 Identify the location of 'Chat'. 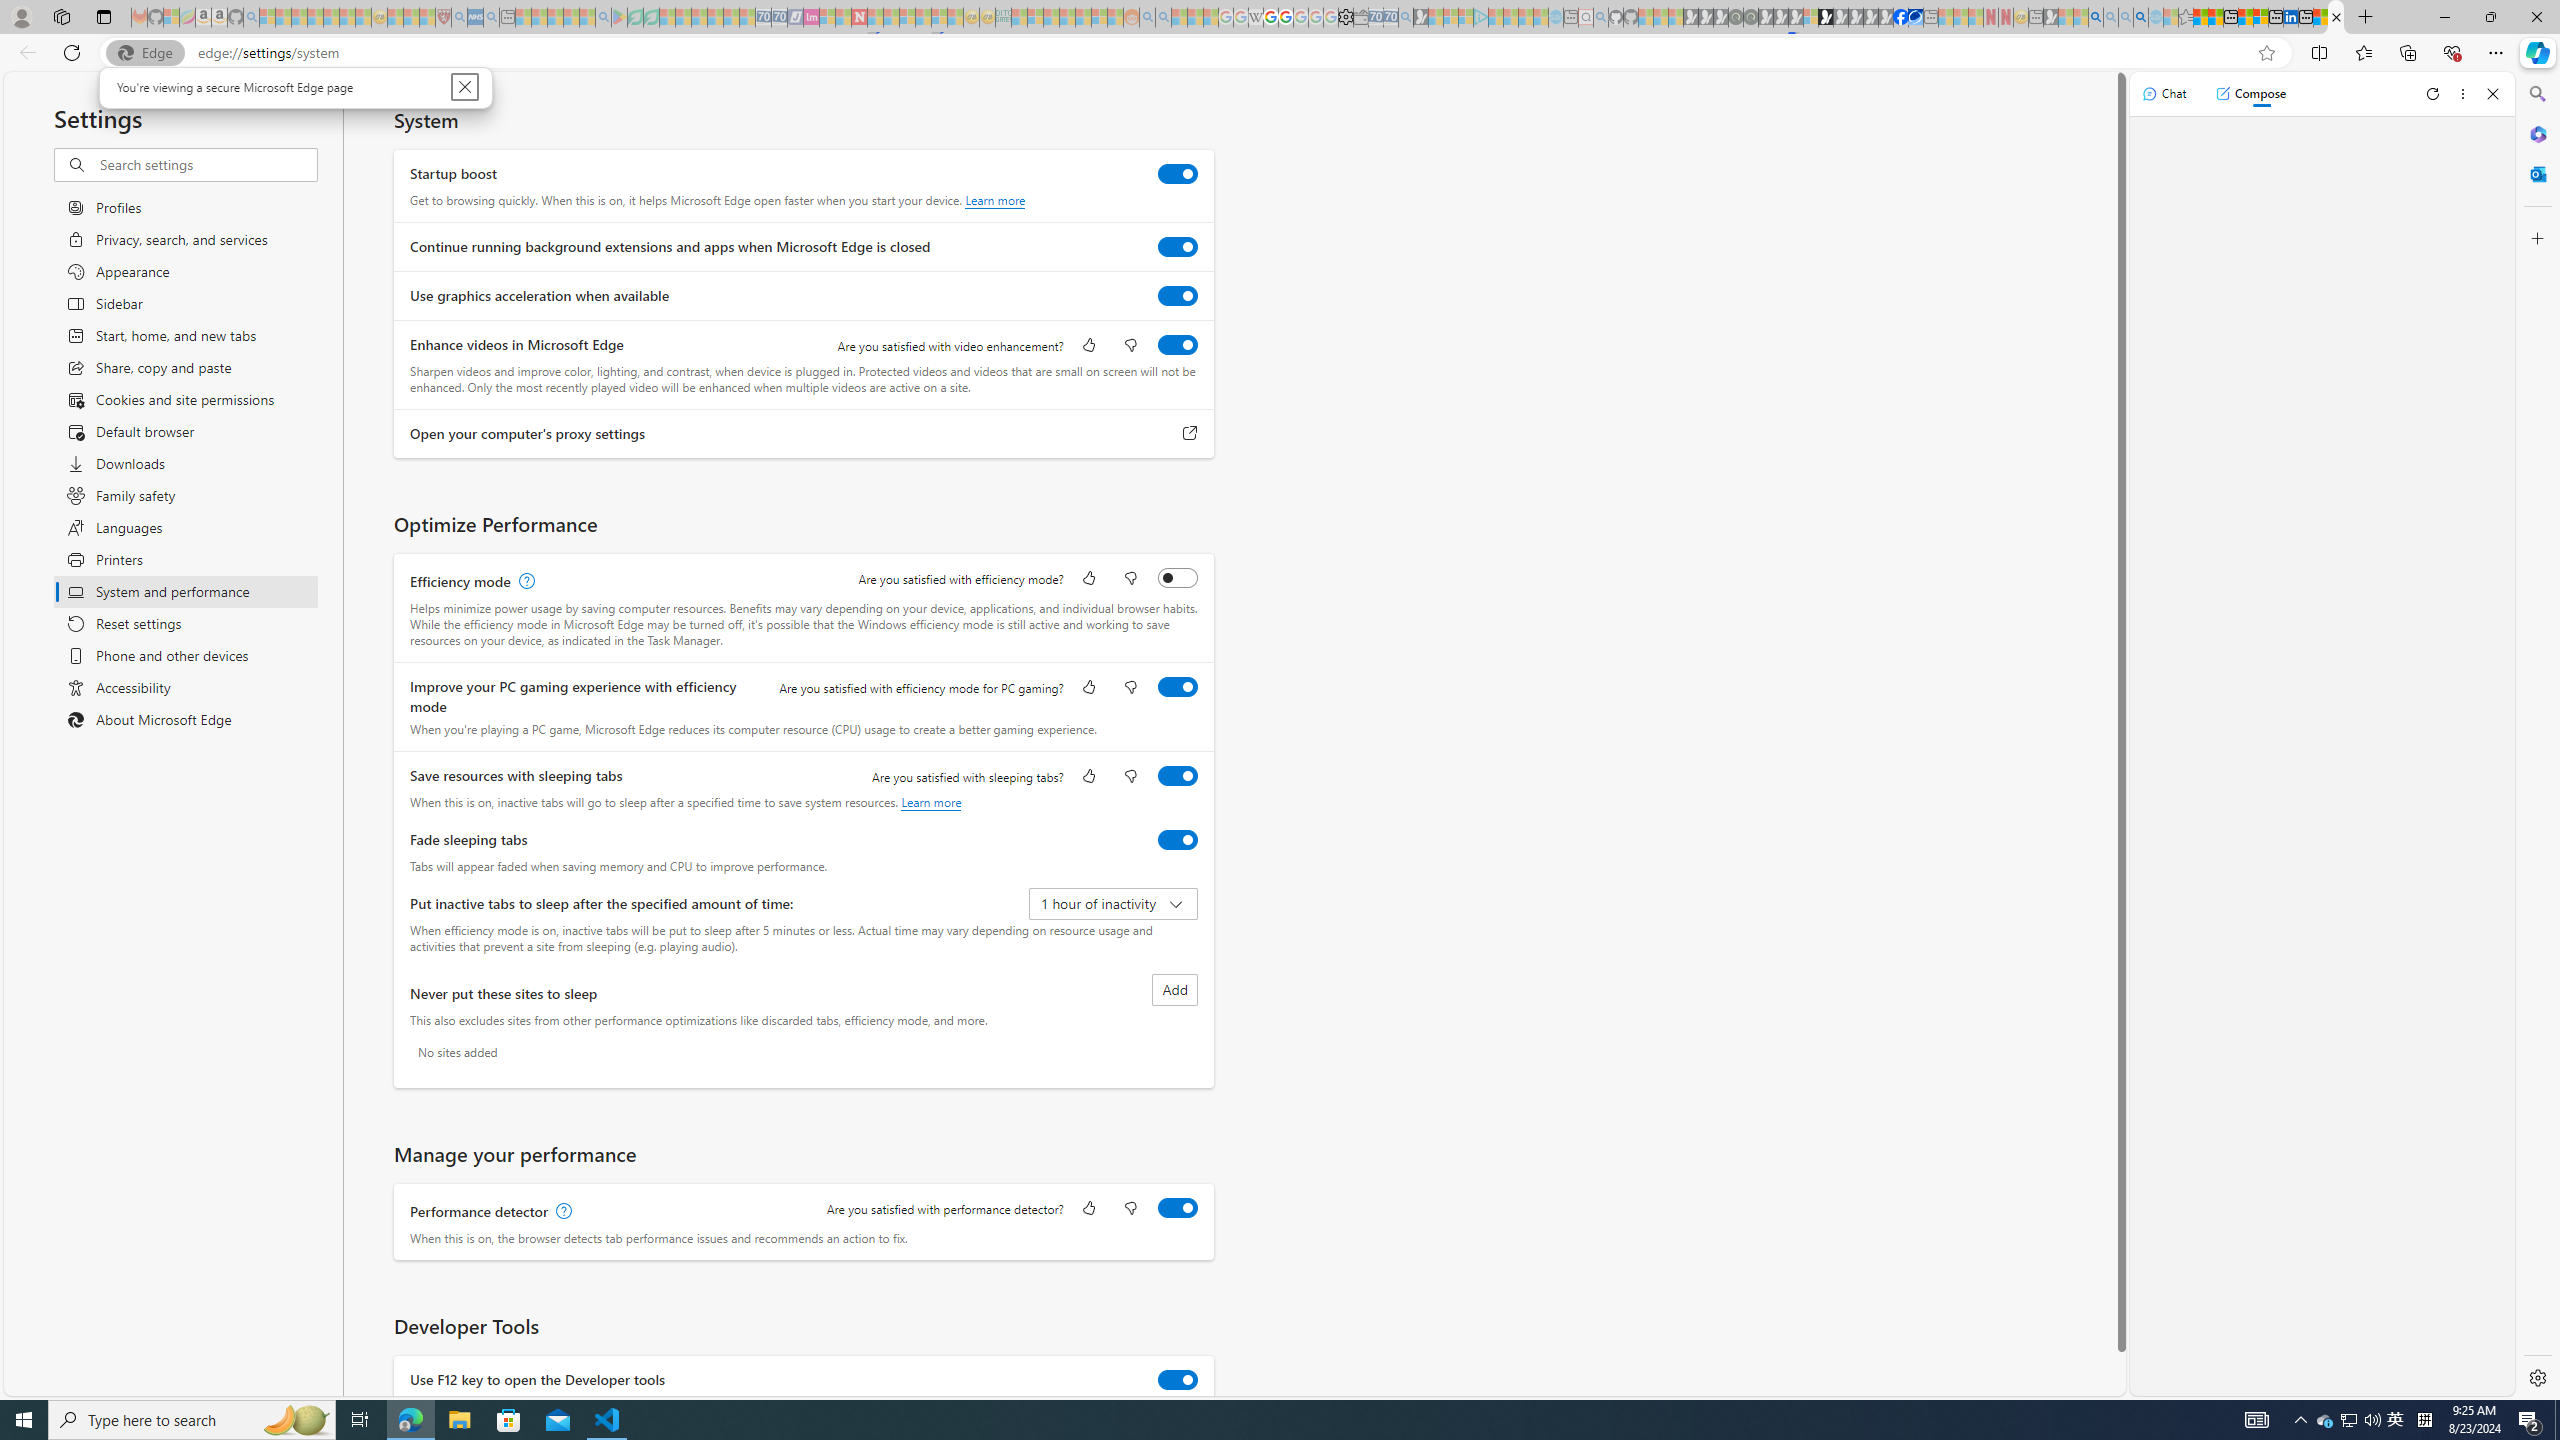
(2164, 92).